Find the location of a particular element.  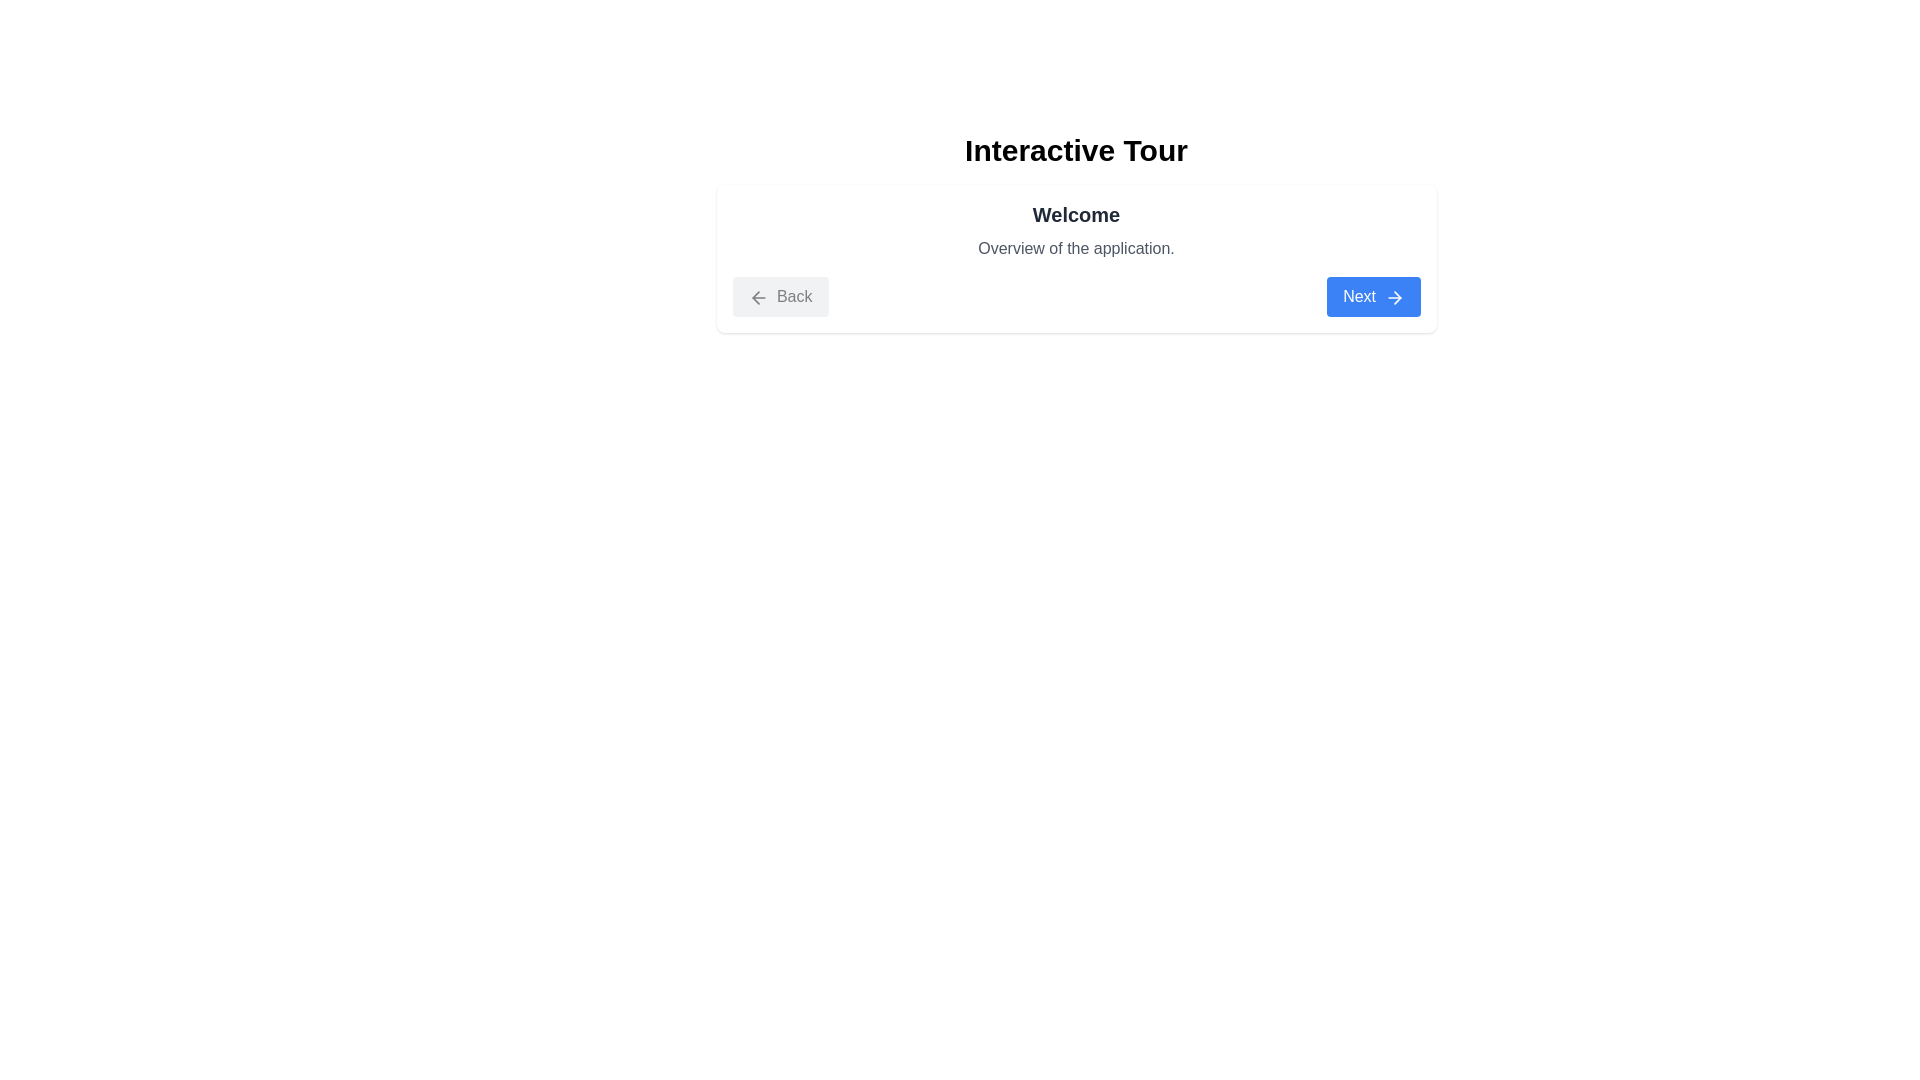

the left-pointing arrow icon inside the 'Back' button is located at coordinates (754, 297).